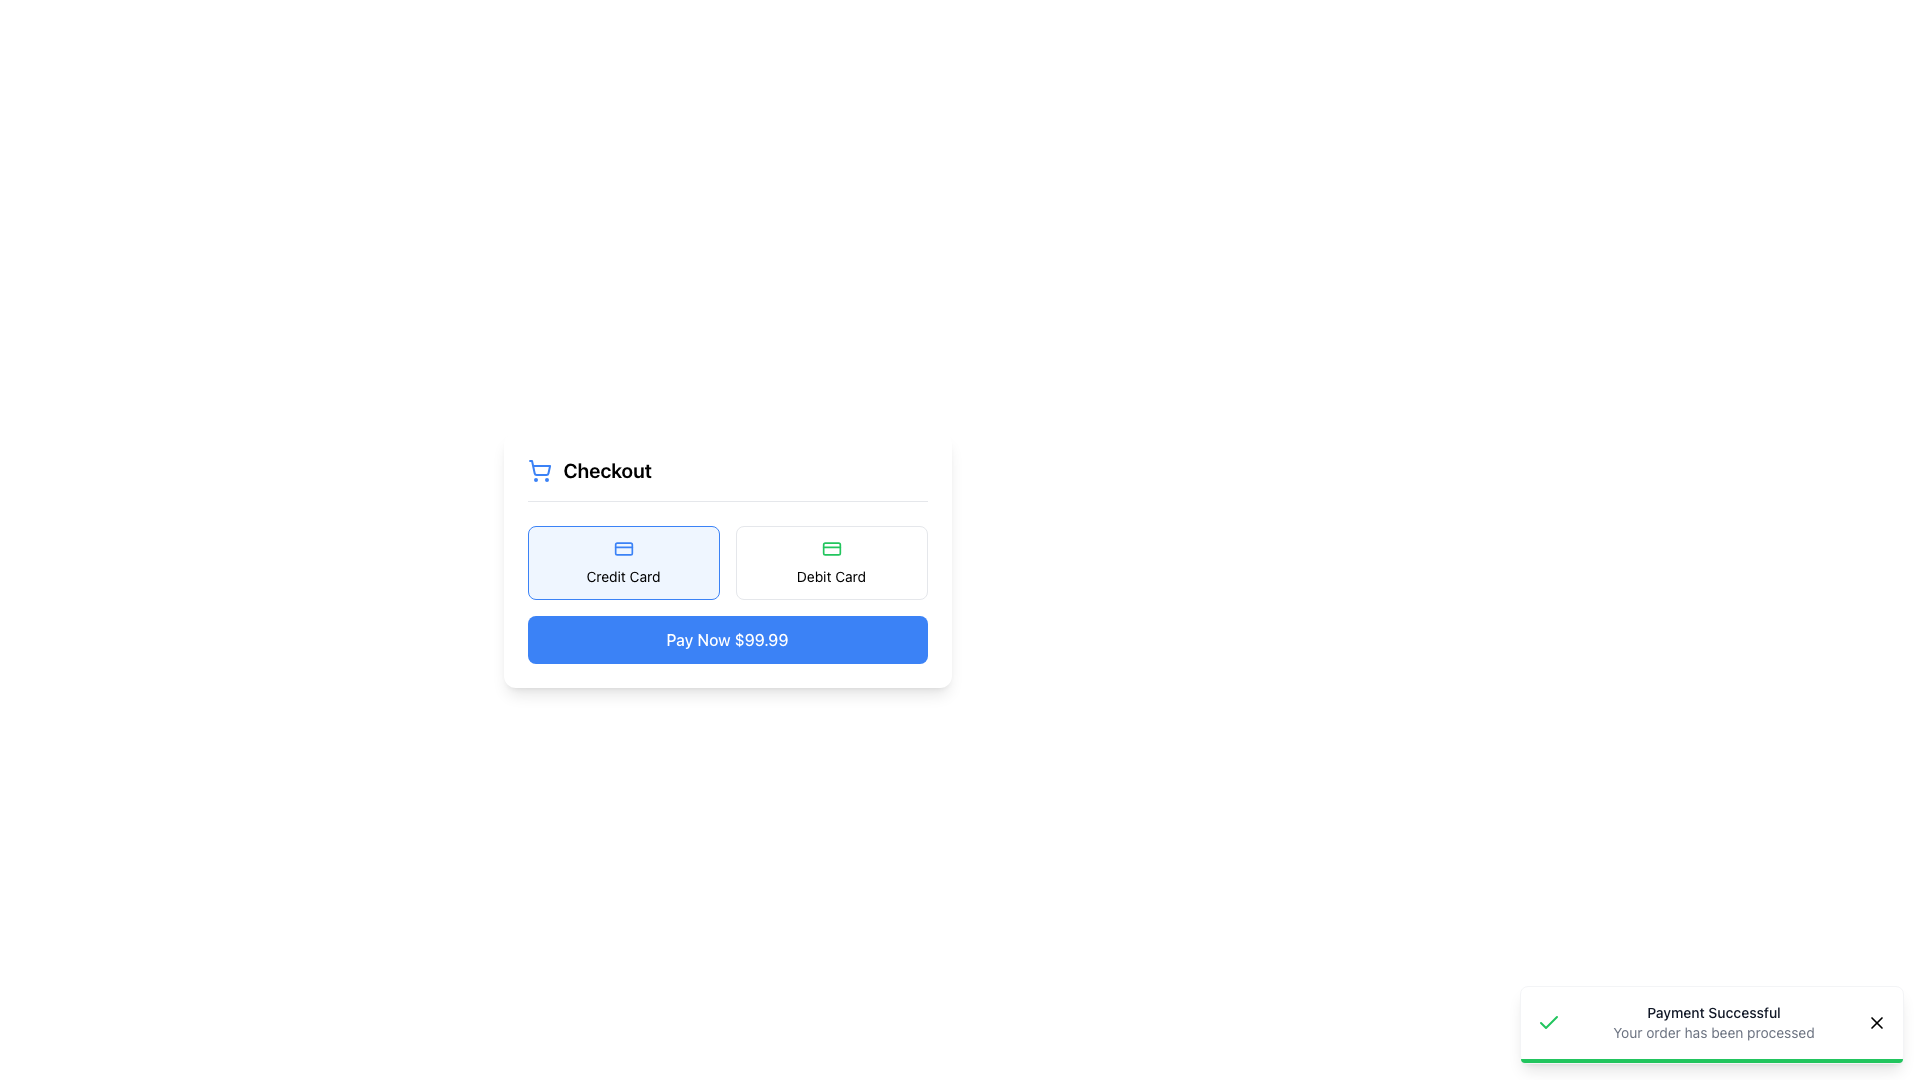 This screenshot has width=1920, height=1080. I want to click on the text element that reads 'Your order has been processed', styled in small gray font, positioned below 'Payment Successful' in the bottom right of the interface, so click(1712, 1033).